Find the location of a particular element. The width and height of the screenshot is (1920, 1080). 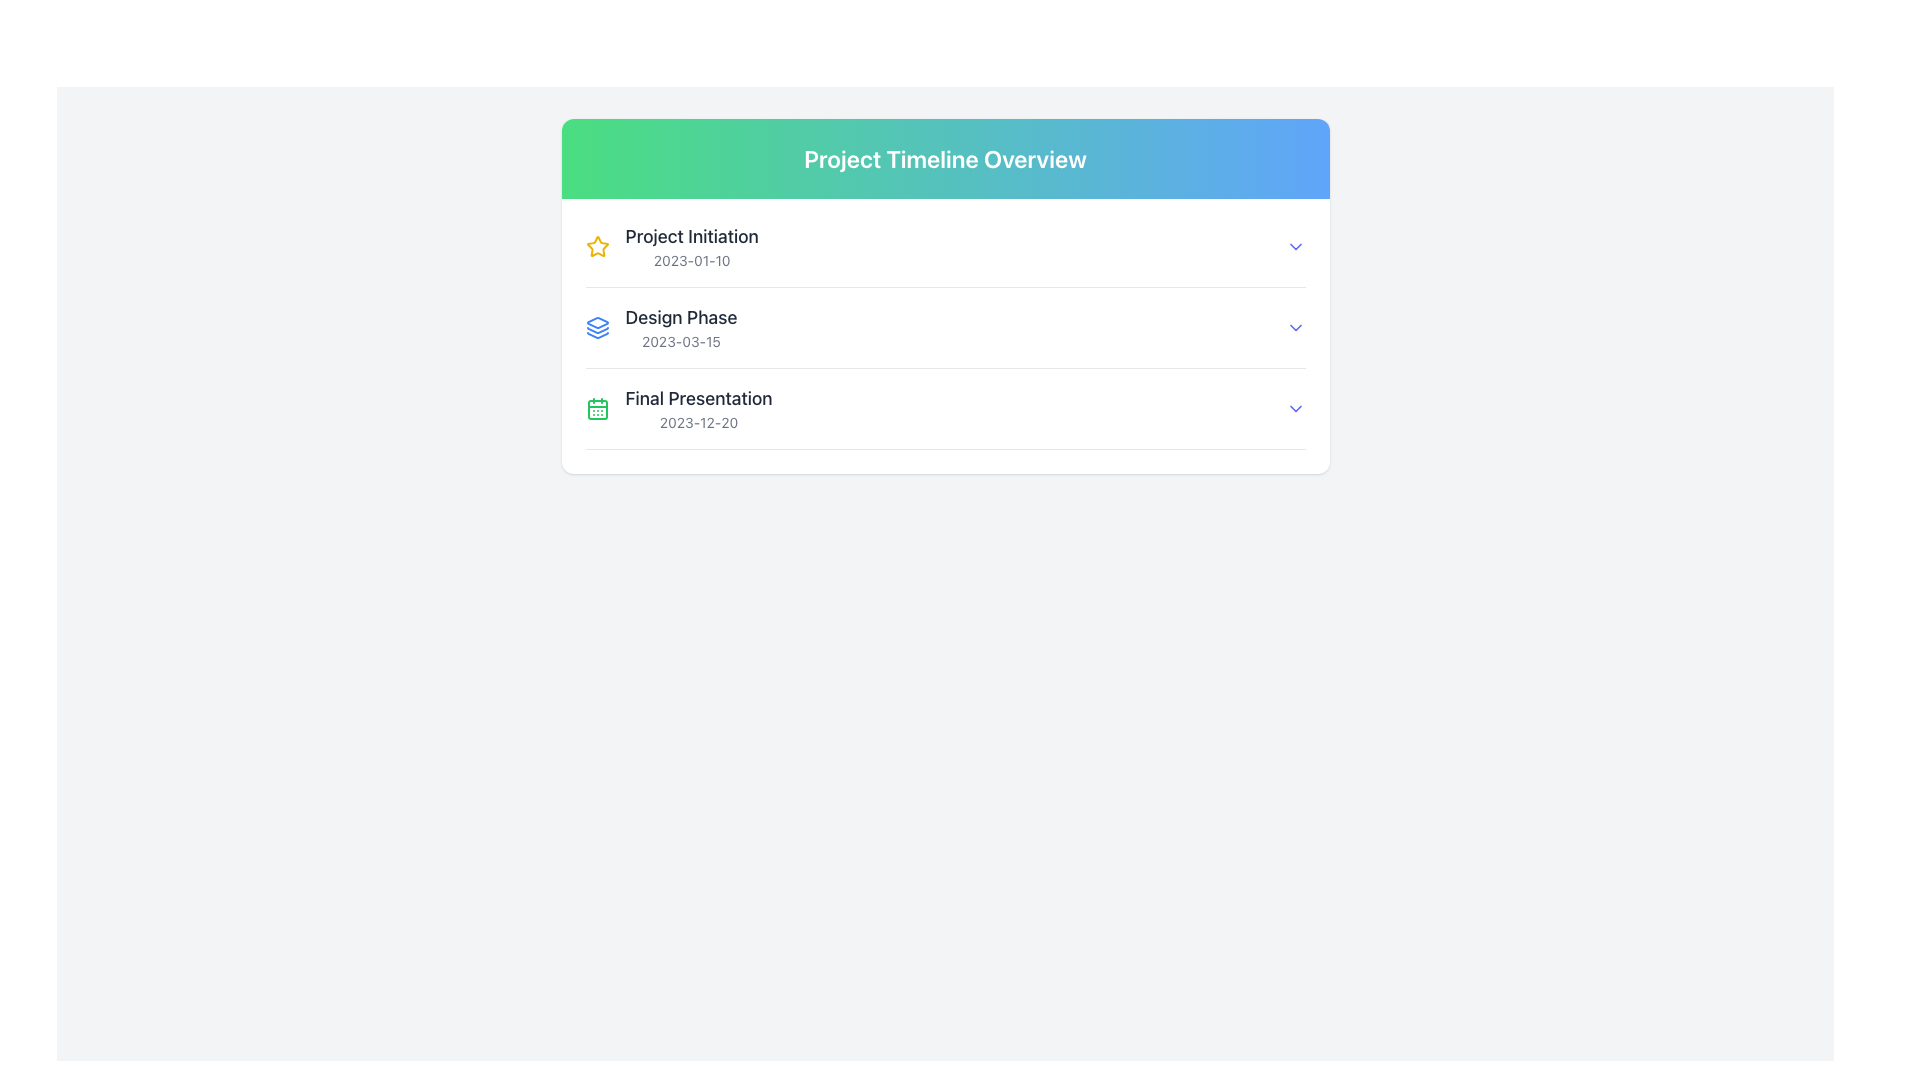

the header text label for the first item in the timeline, which is positioned above the date '2023-01-10' and adjacent to an icon is located at coordinates (692, 235).